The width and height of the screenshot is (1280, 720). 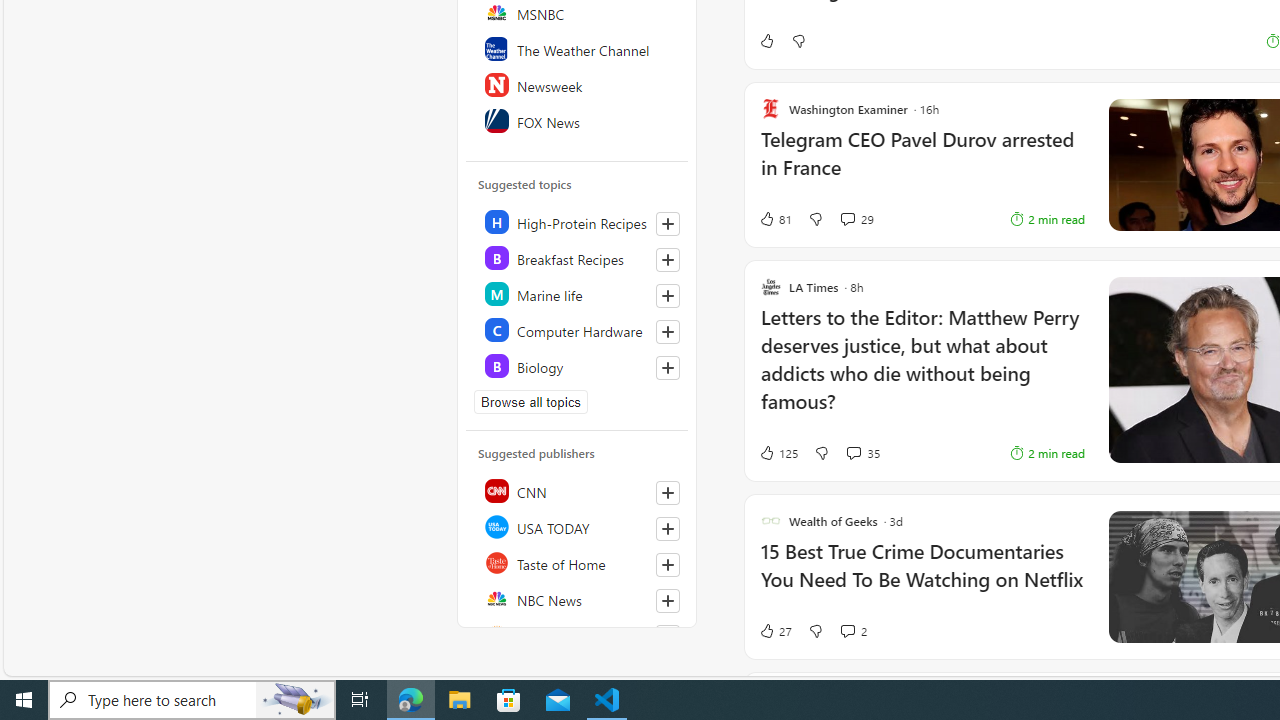 I want to click on 'View comments 2 Comment', so click(x=847, y=631).